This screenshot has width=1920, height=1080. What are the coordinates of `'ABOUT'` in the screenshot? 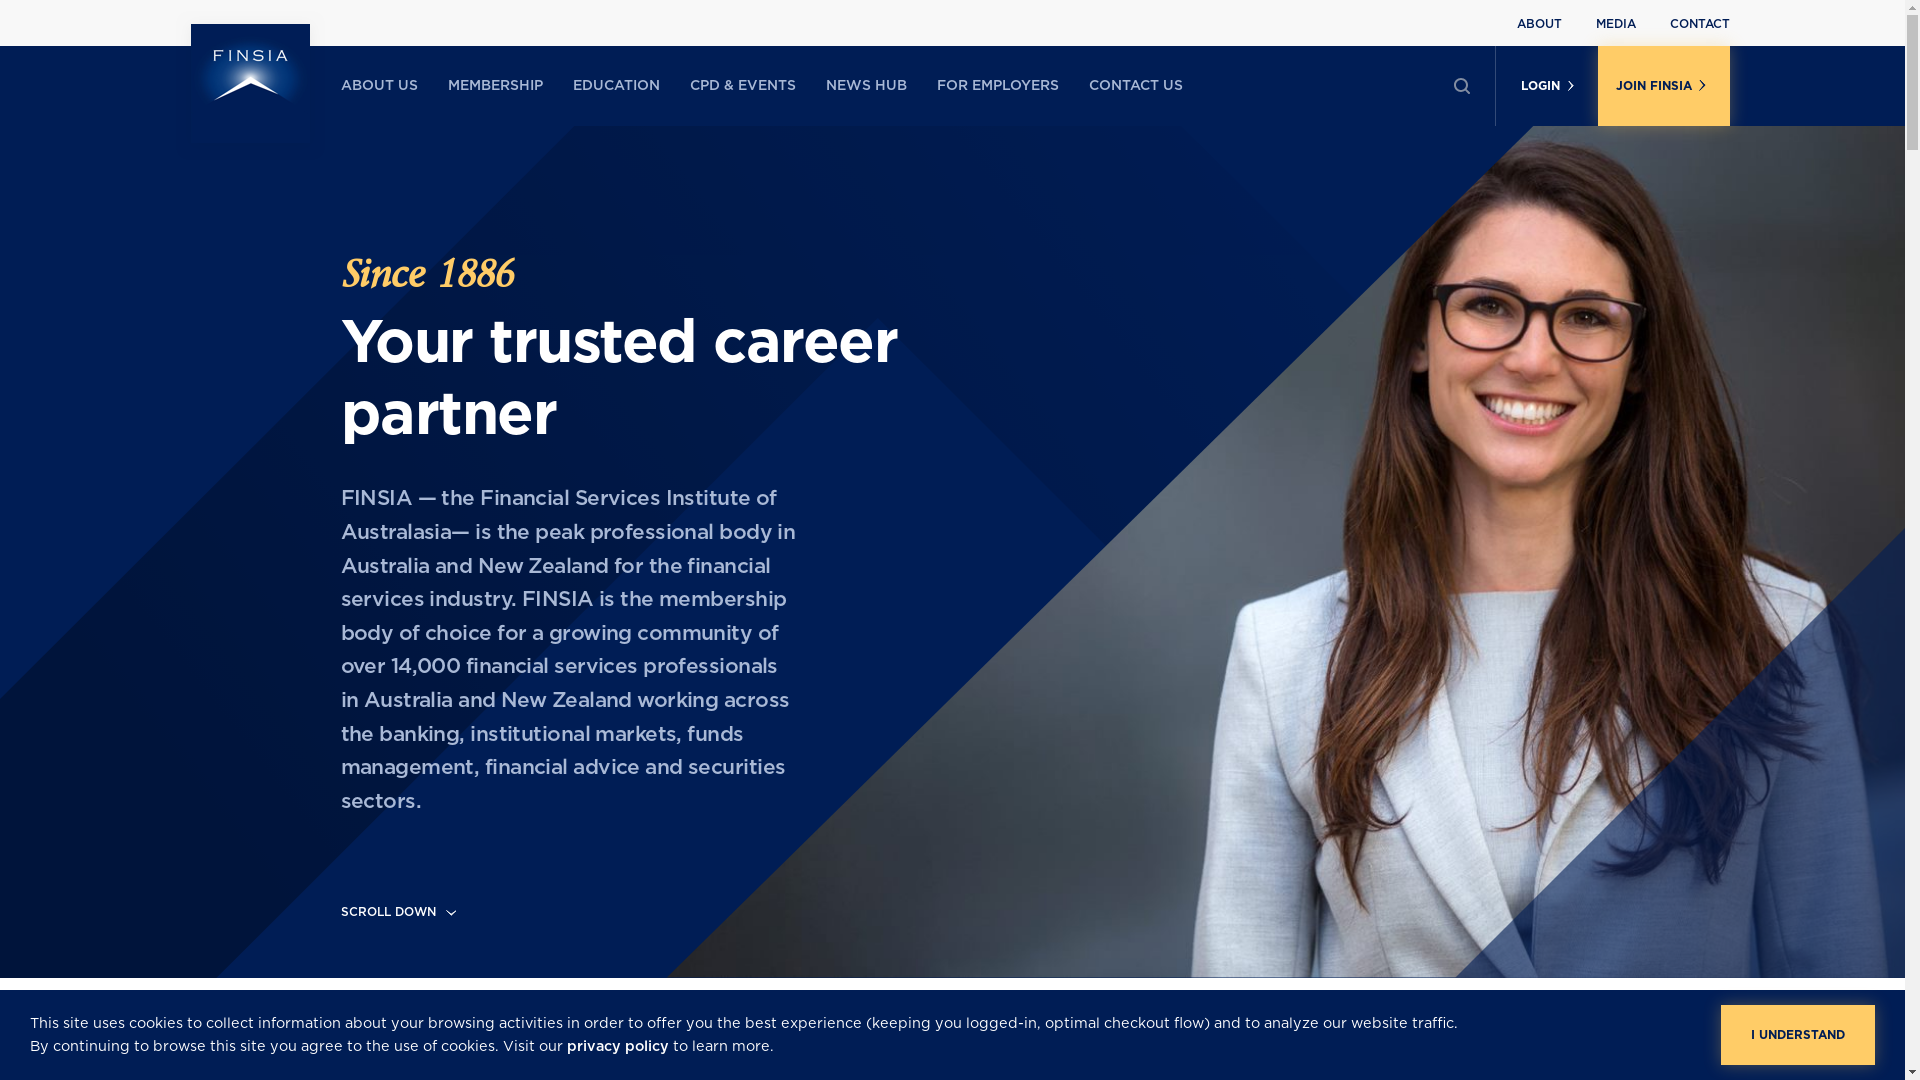 It's located at (1537, 23).